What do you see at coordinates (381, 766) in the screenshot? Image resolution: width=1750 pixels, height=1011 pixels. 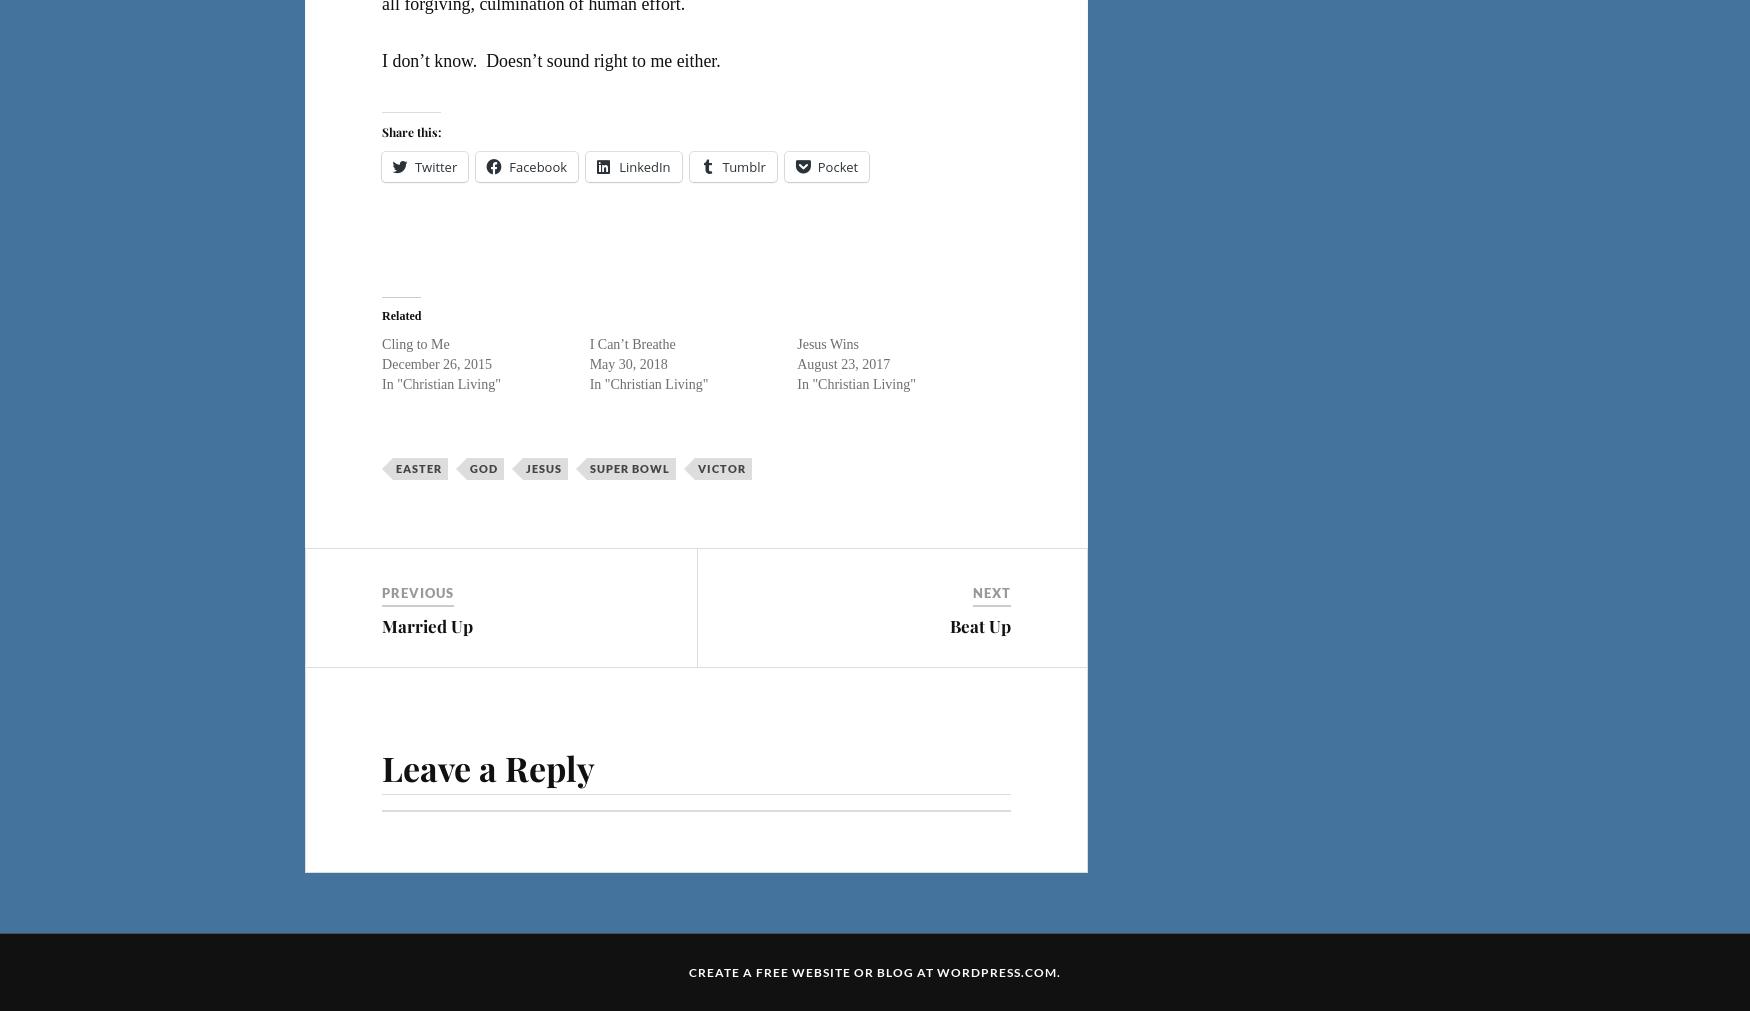 I see `'Leave a Reply'` at bounding box center [381, 766].